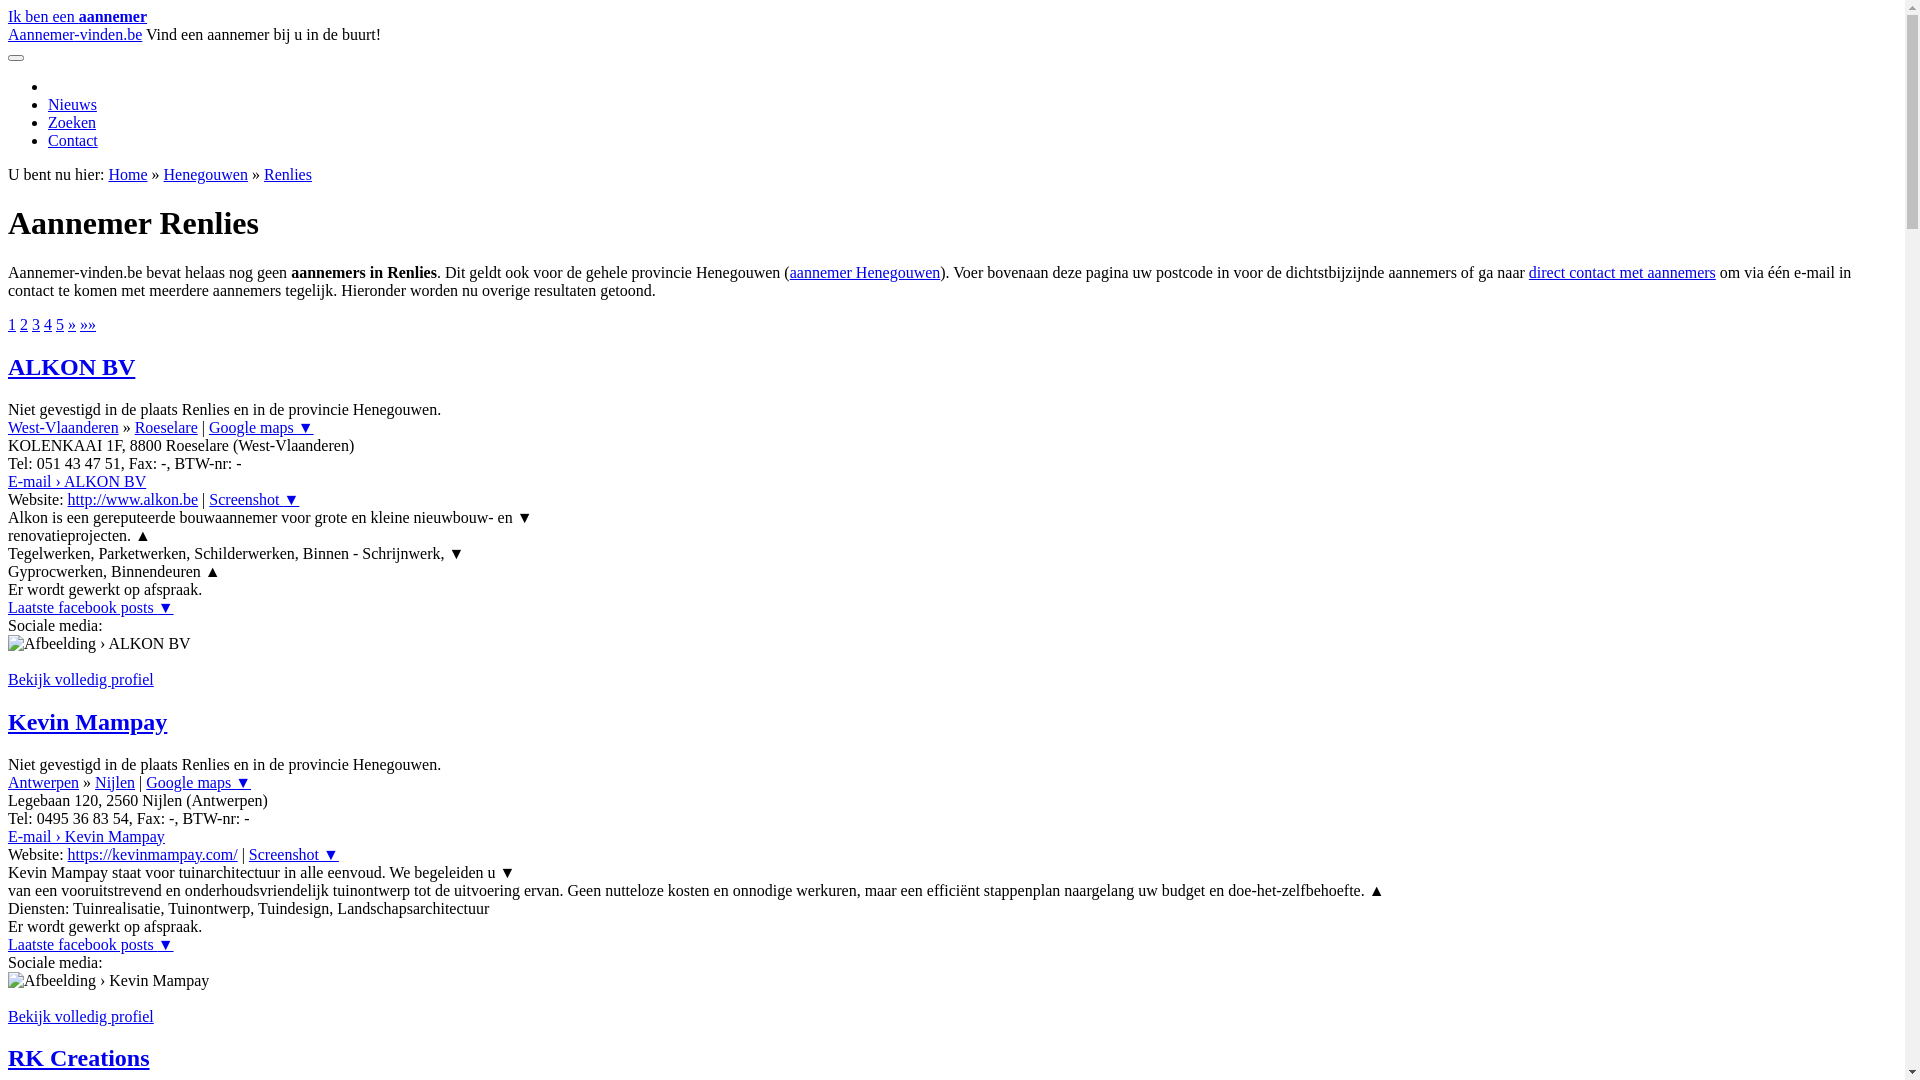  I want to click on 'aannemer Henegouwen', so click(865, 272).